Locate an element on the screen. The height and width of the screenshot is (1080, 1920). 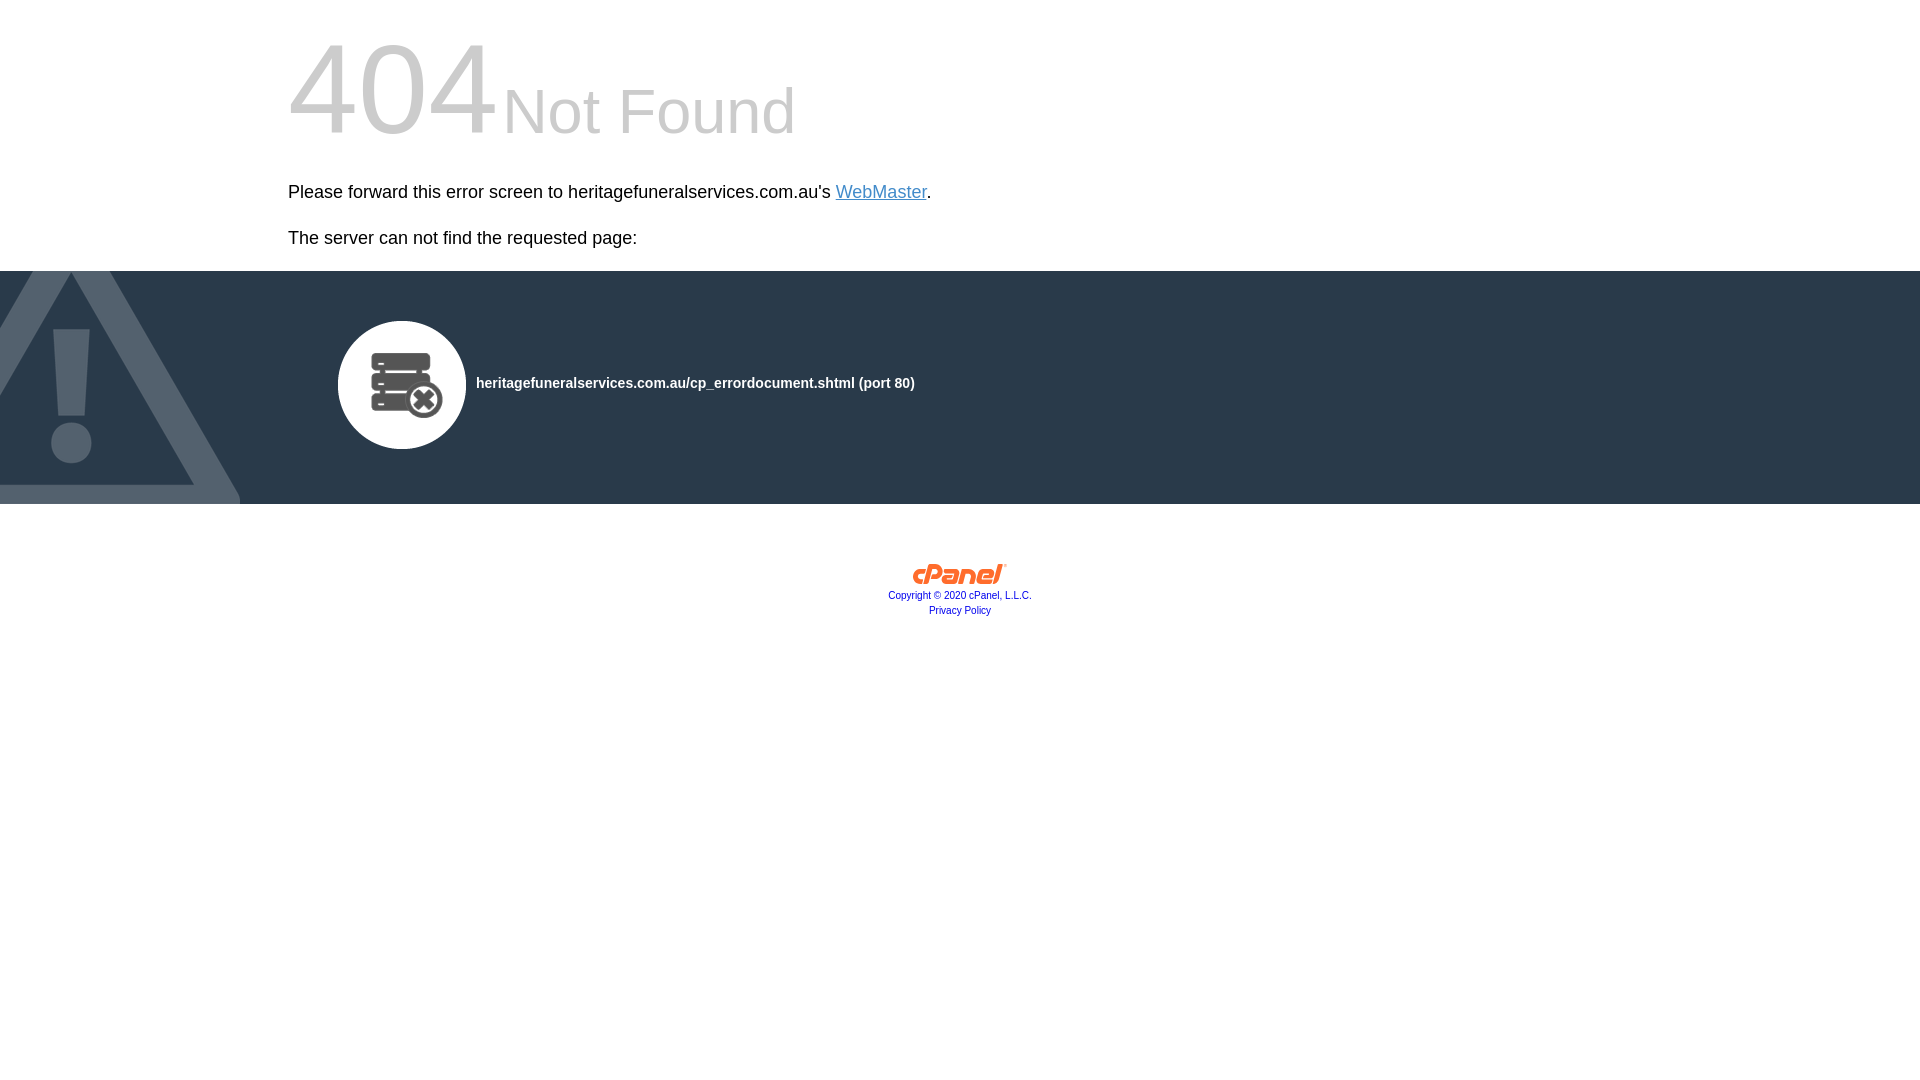
'Privacy Policy' is located at coordinates (928, 609).